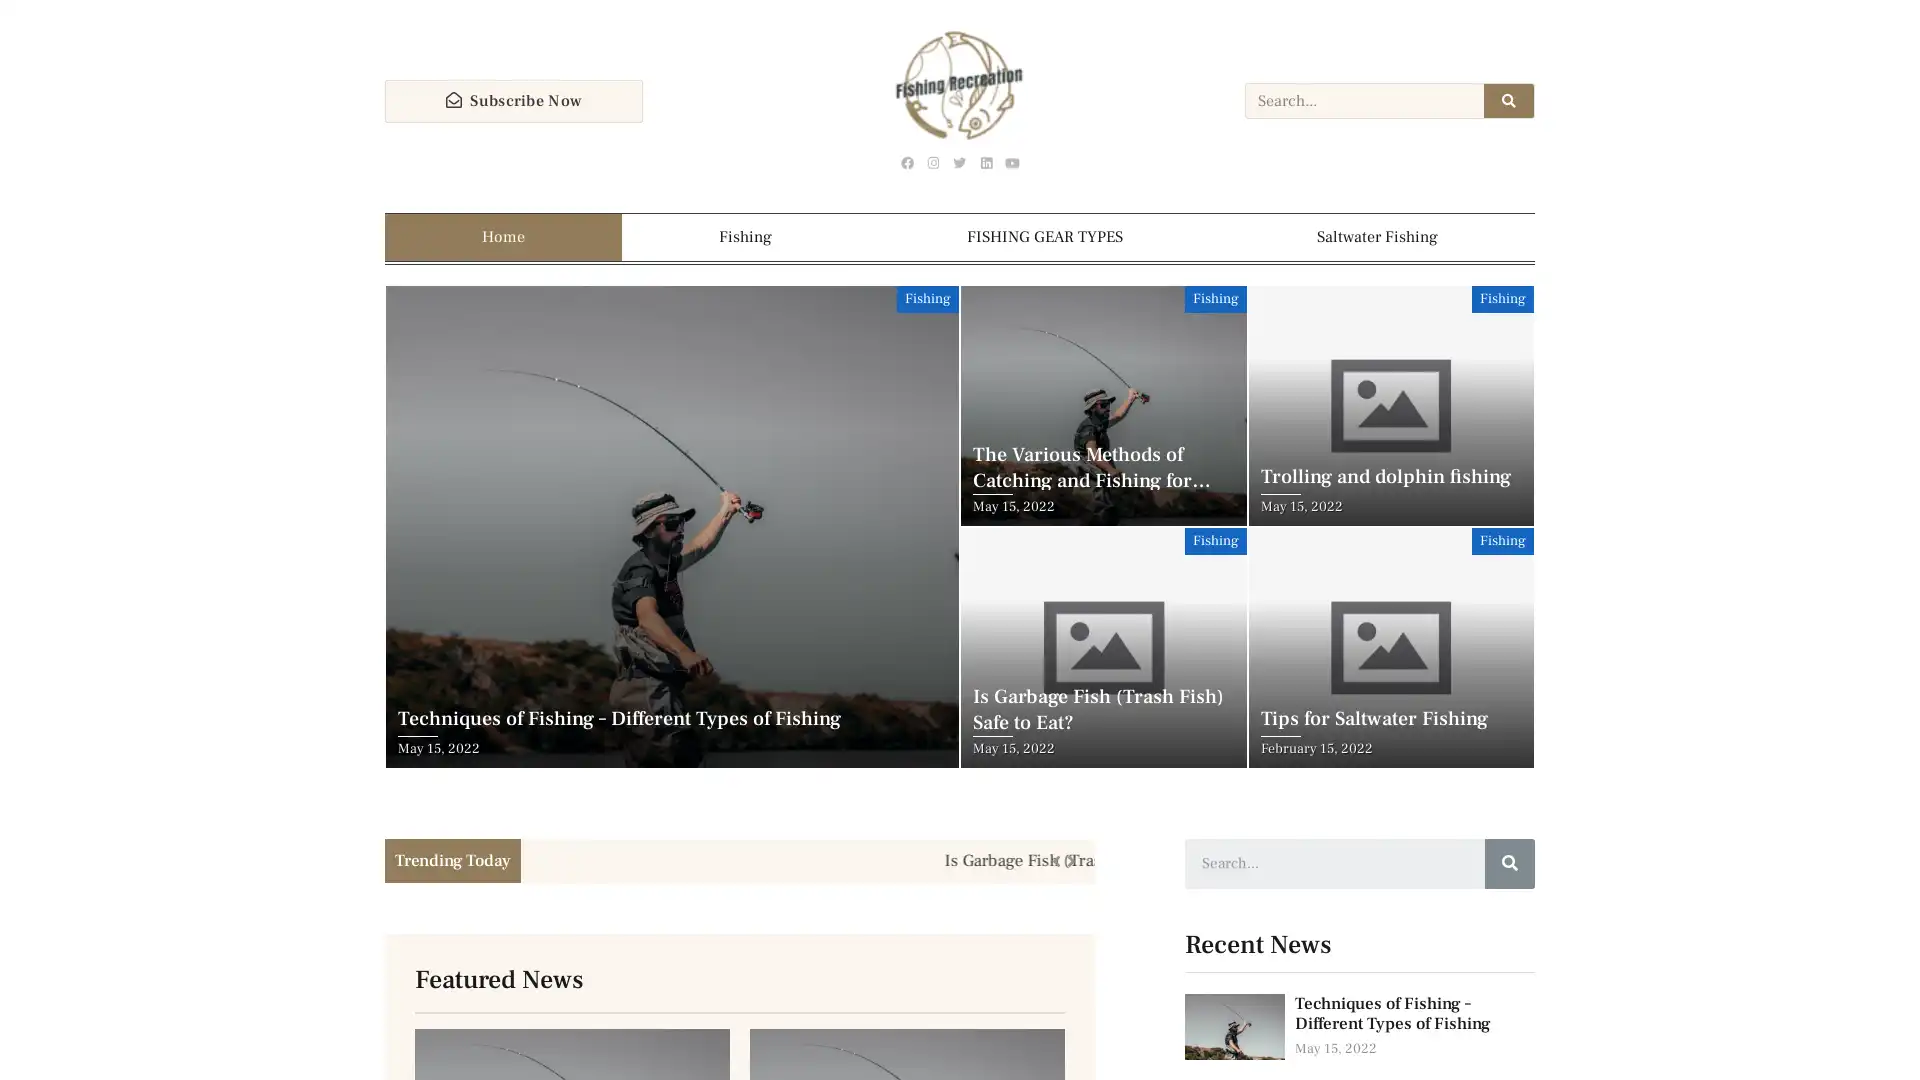  Describe the element at coordinates (1054, 859) in the screenshot. I see `Previous slide` at that location.